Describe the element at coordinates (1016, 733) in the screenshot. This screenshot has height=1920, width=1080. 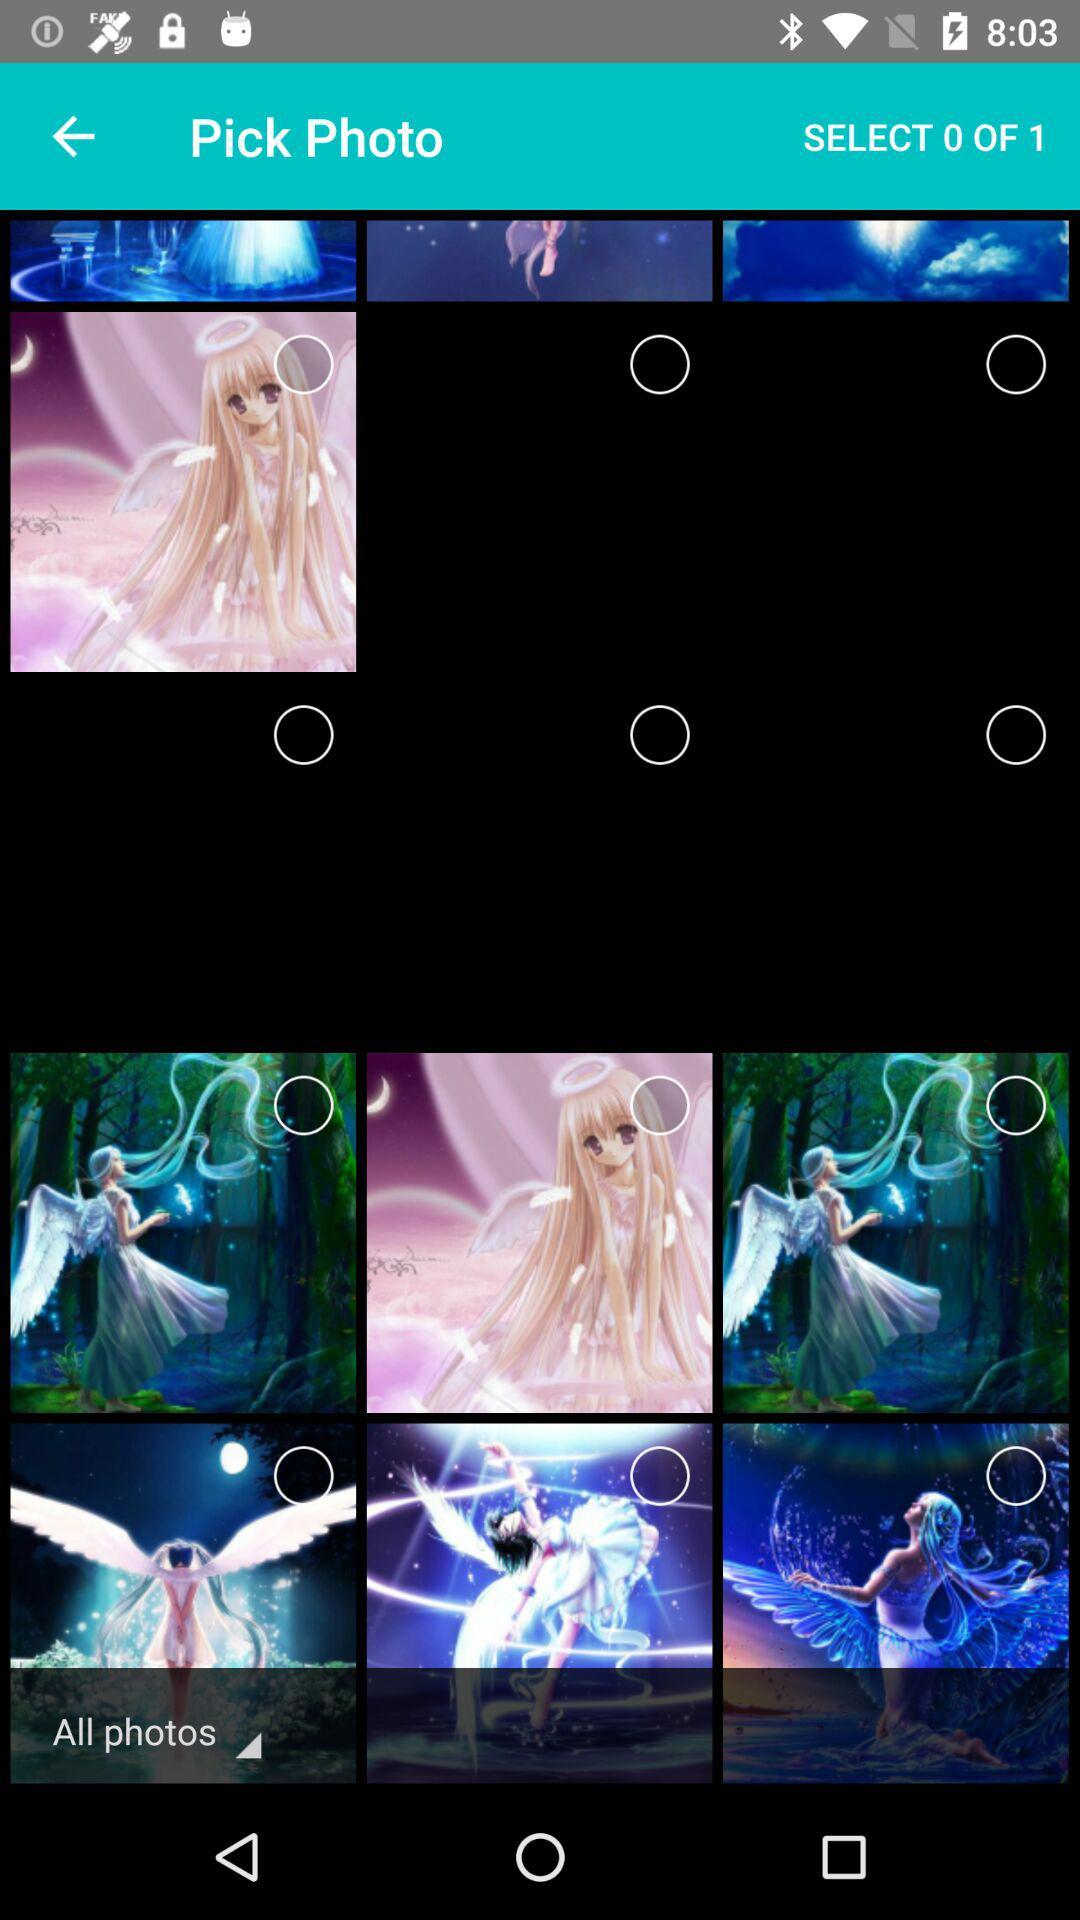
I see `image` at that location.